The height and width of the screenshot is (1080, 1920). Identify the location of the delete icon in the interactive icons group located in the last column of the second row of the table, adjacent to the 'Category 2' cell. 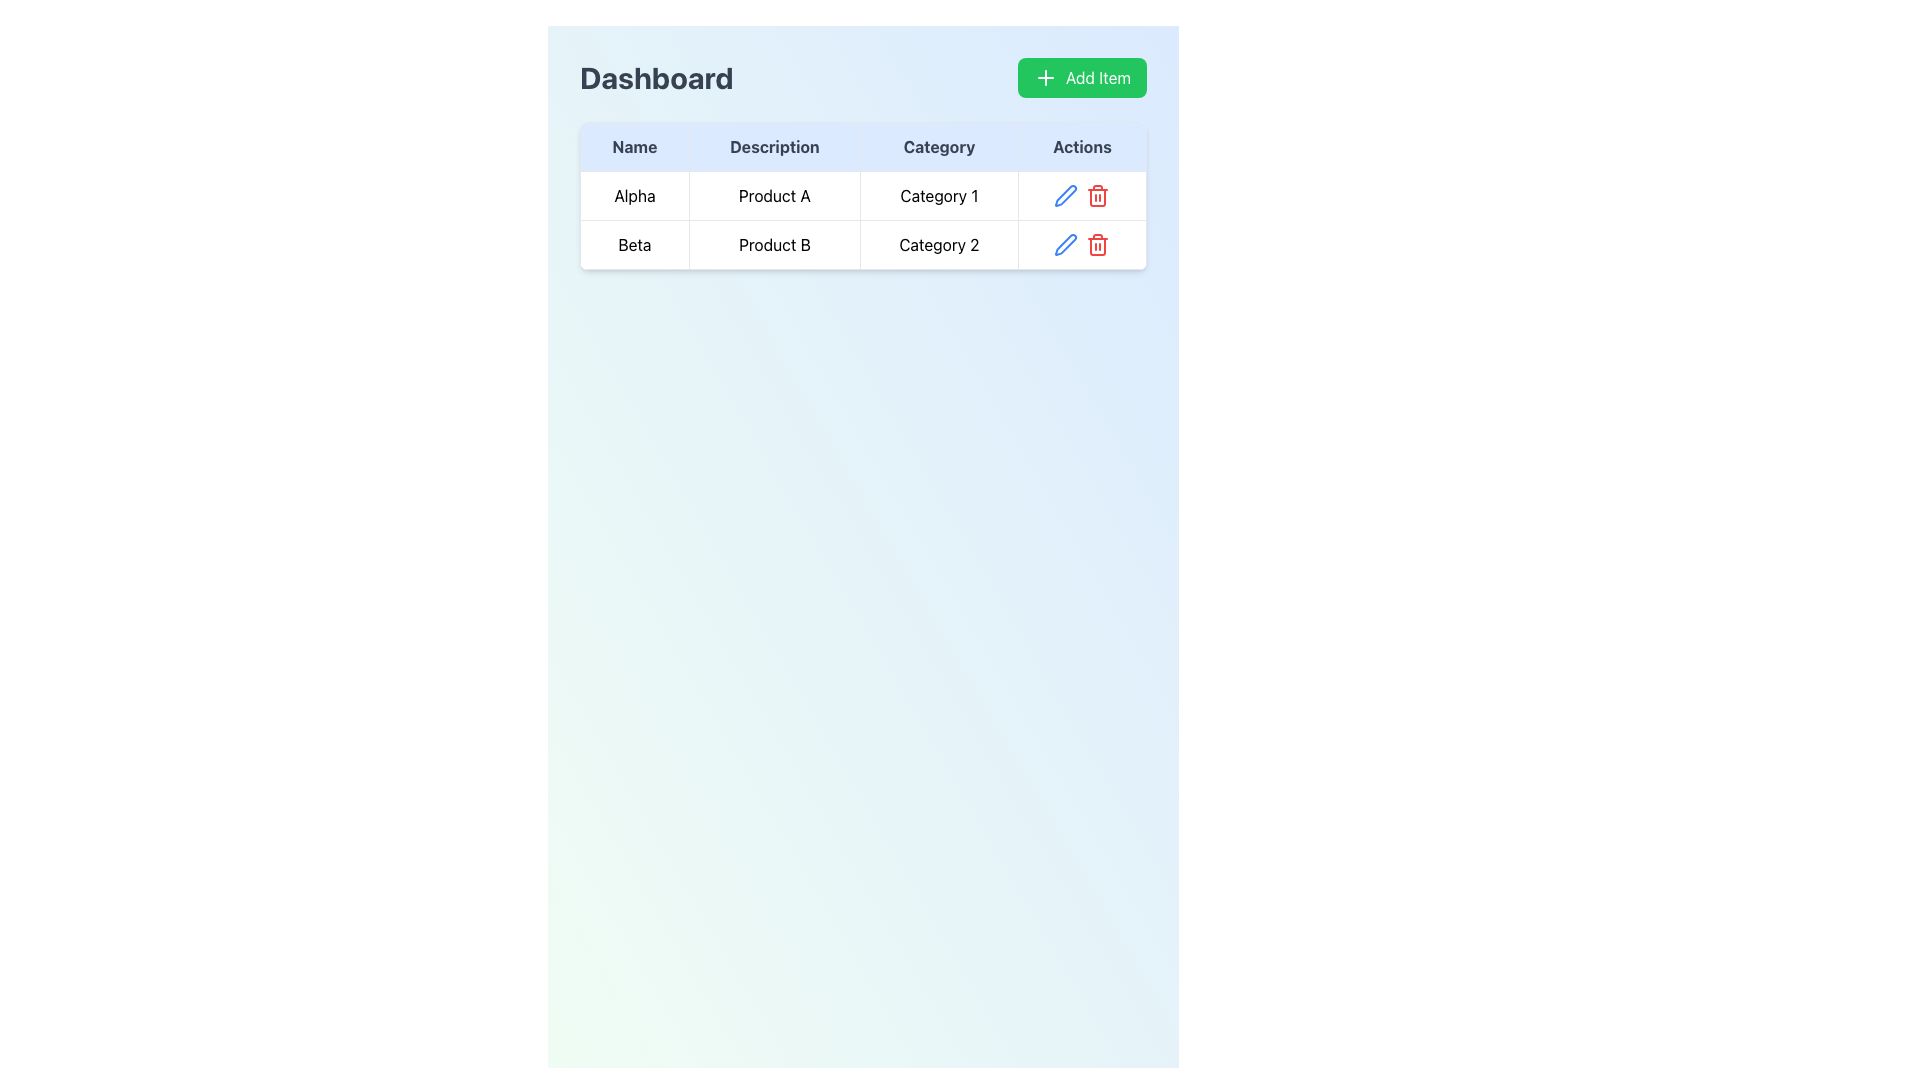
(1081, 244).